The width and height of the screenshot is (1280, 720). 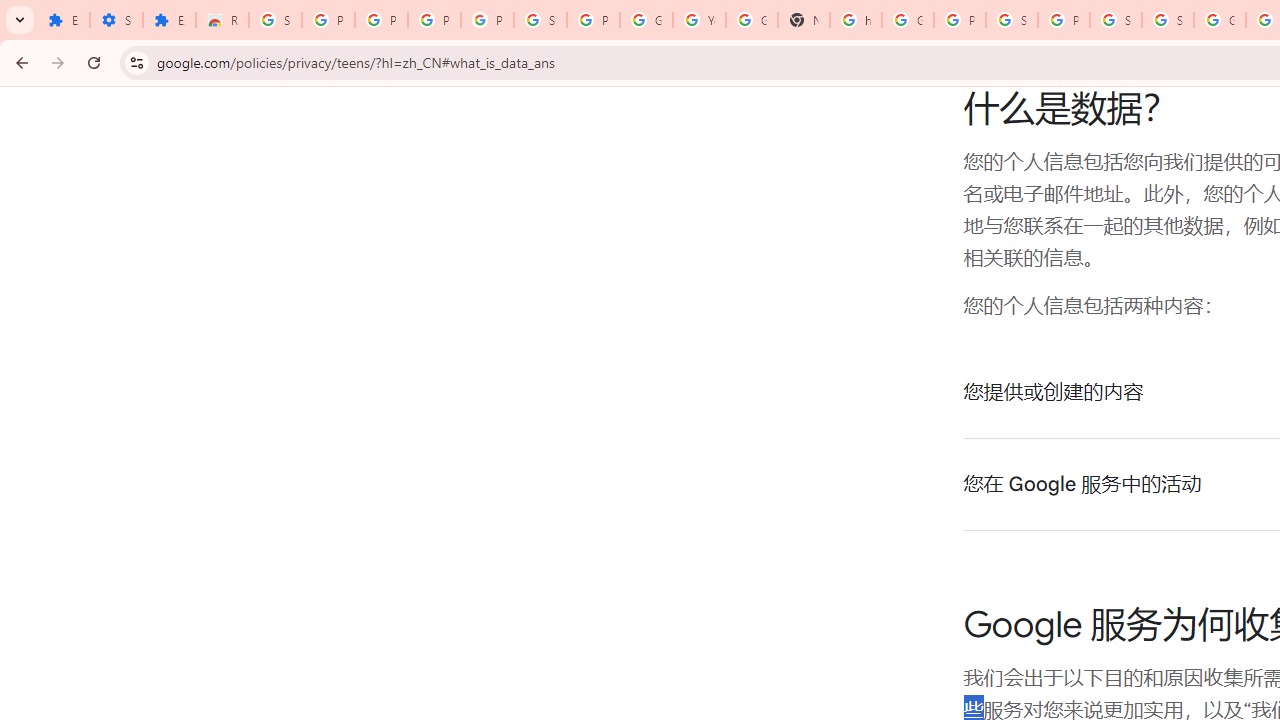 I want to click on 'Sign in - Google Accounts', so click(x=1168, y=20).